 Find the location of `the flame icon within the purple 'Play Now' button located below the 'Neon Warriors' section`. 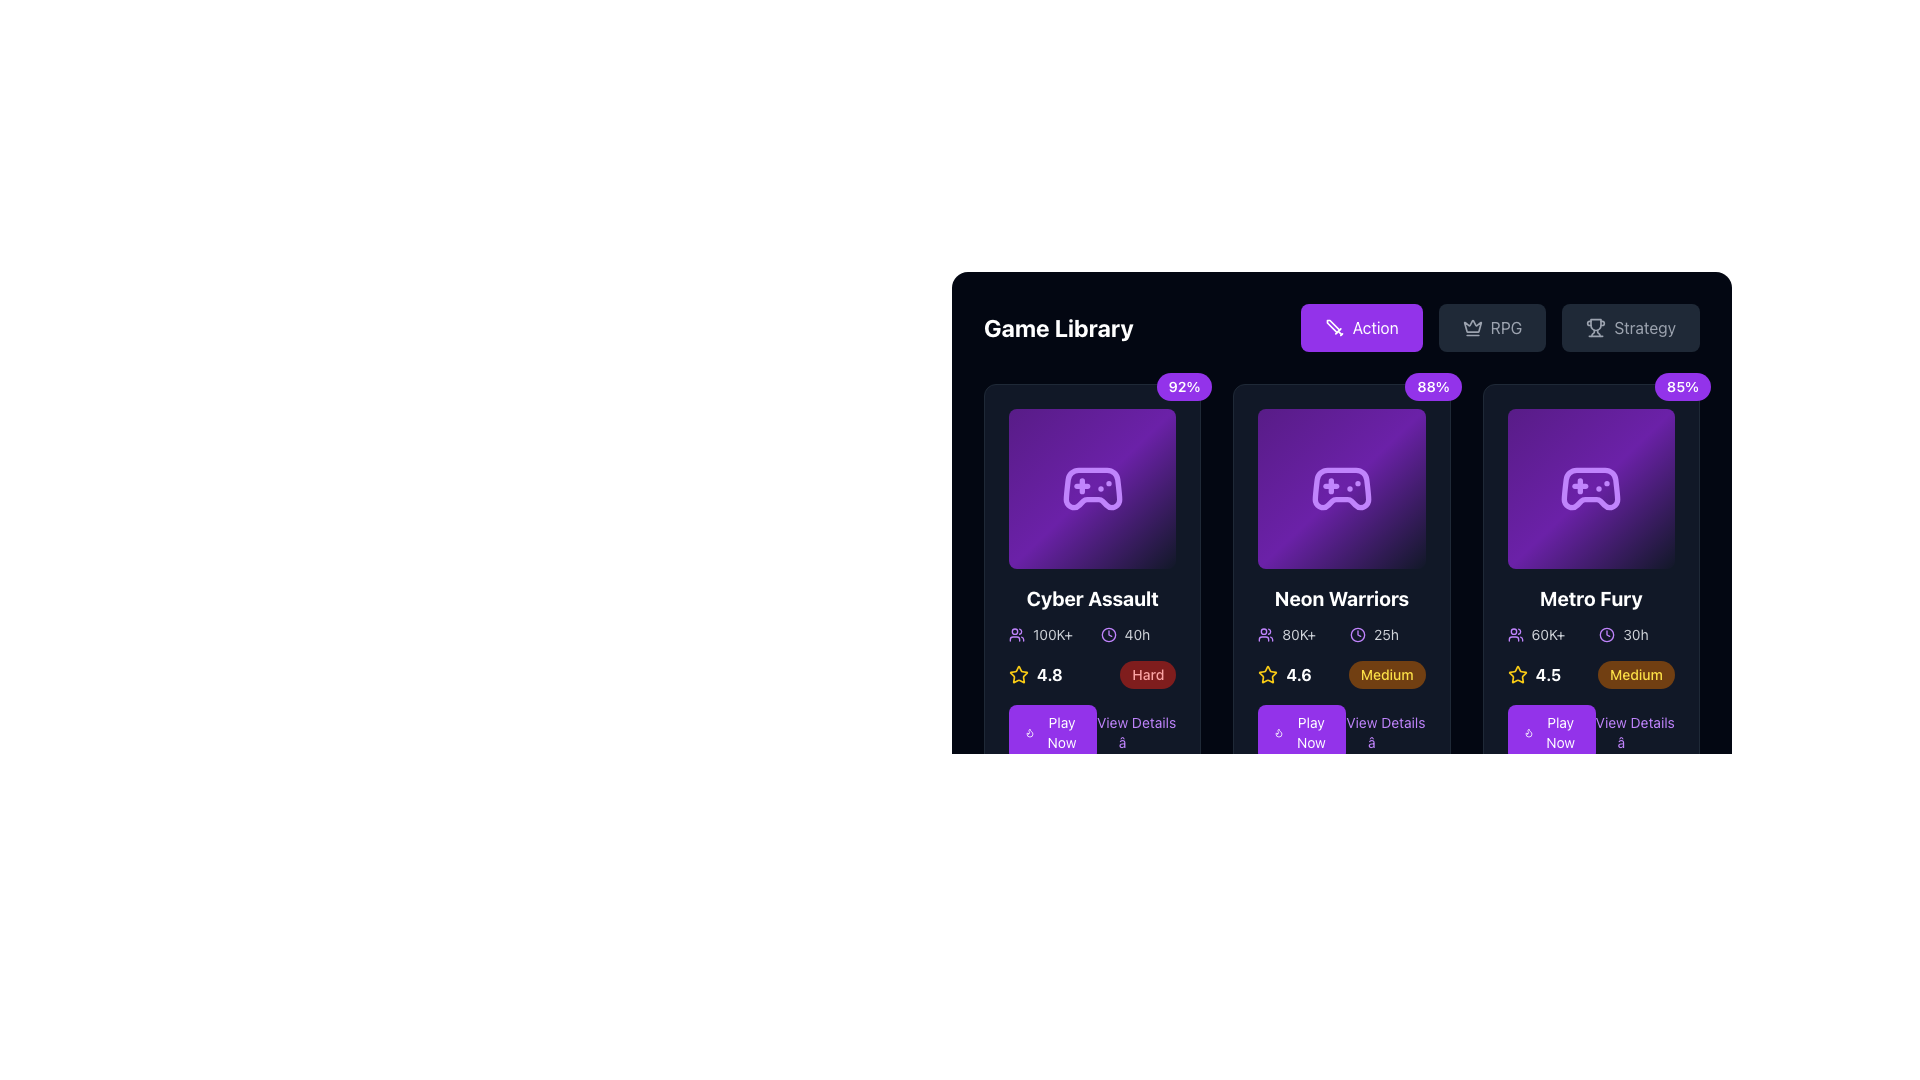

the flame icon within the purple 'Play Now' button located below the 'Neon Warriors' section is located at coordinates (1278, 732).